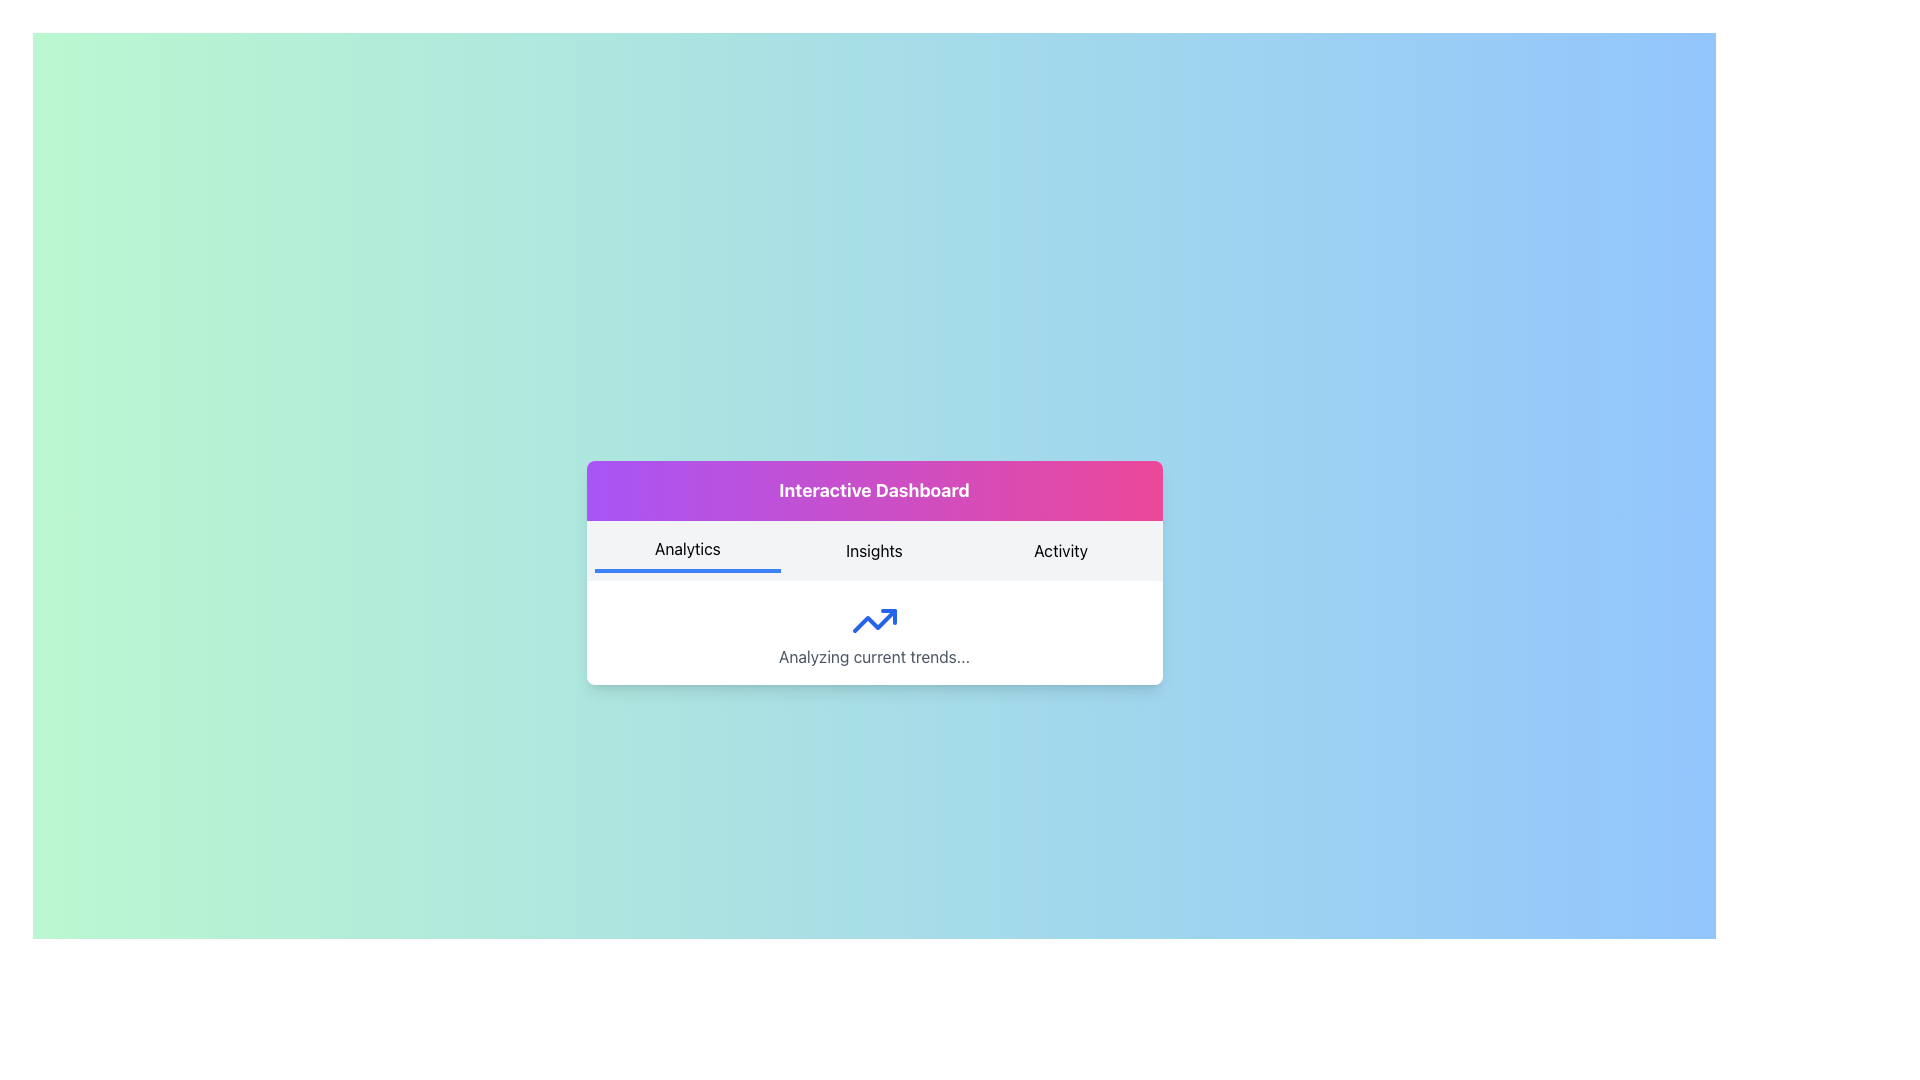 The width and height of the screenshot is (1920, 1080). What do you see at coordinates (874, 490) in the screenshot?
I see `the title text element that provides context for the section or card it resides in` at bounding box center [874, 490].